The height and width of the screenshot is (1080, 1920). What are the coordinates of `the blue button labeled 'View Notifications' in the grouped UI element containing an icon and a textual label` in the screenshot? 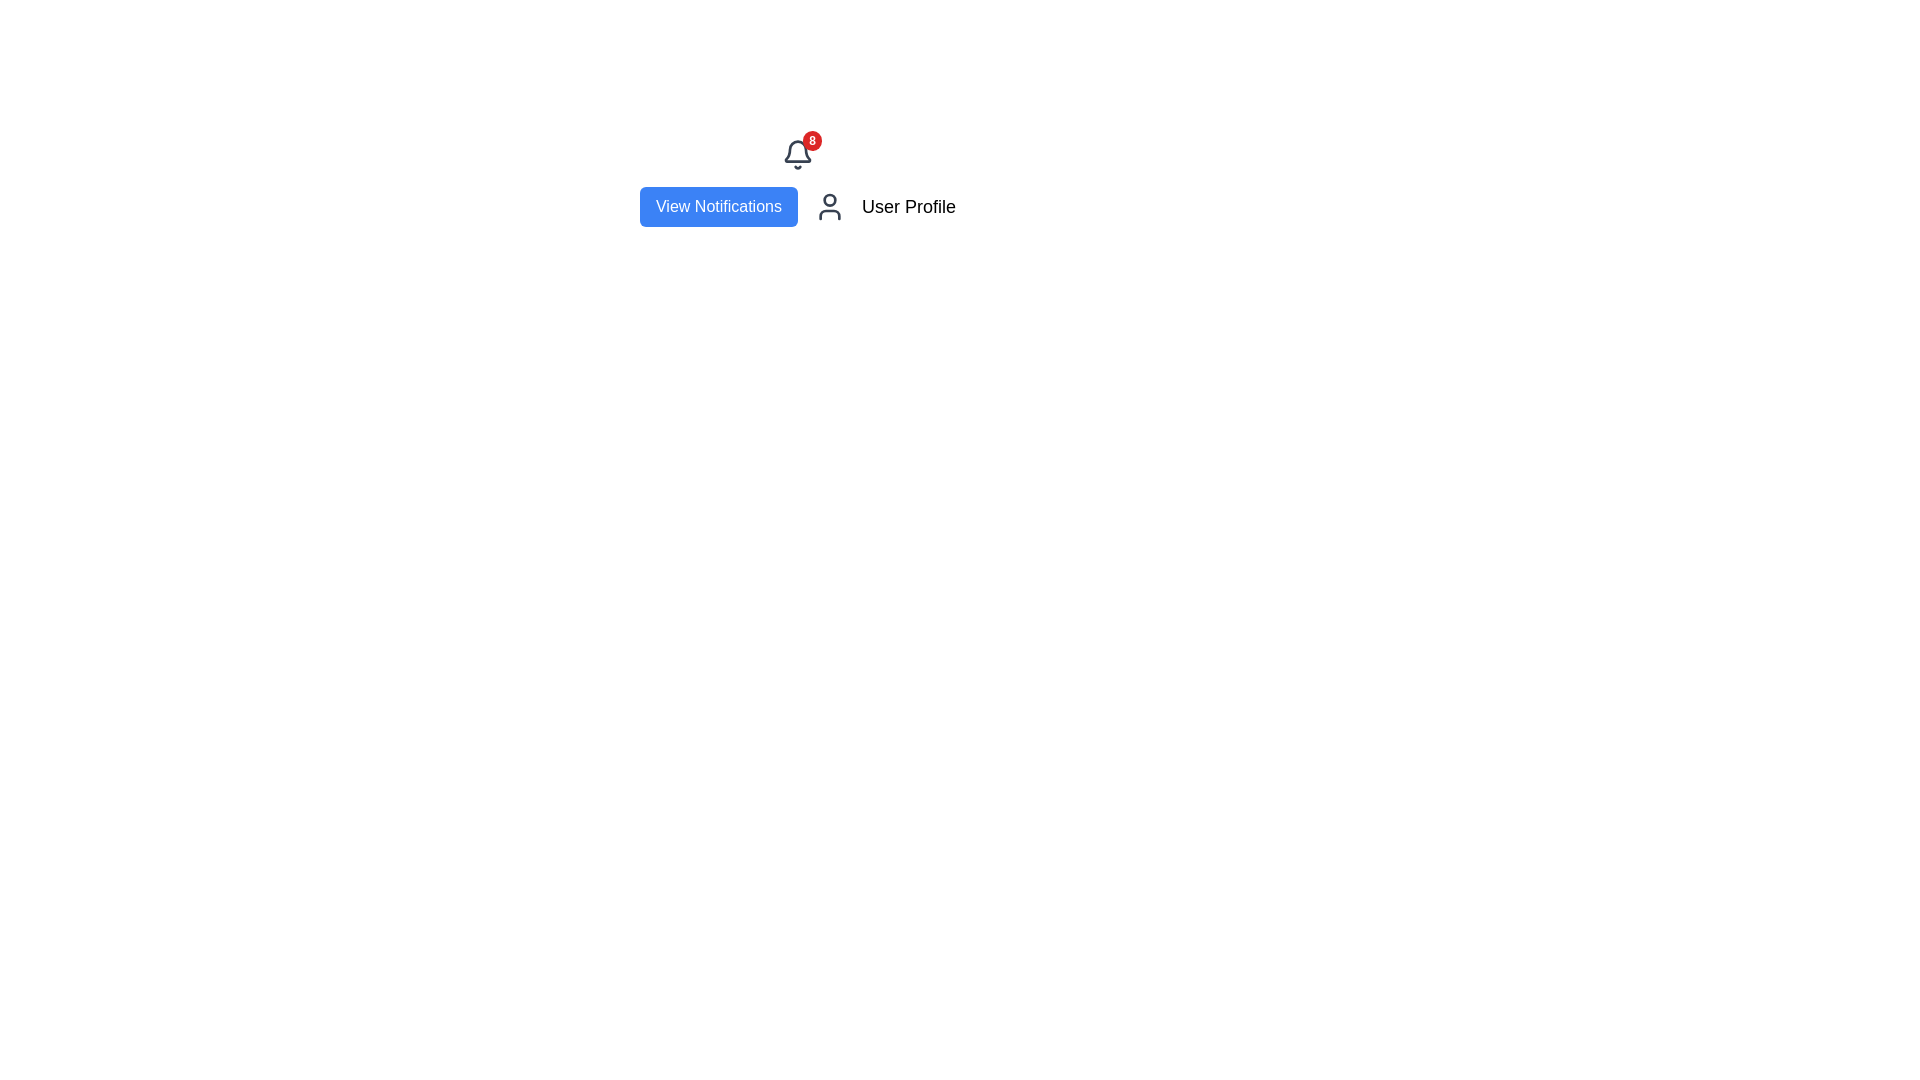 It's located at (796, 207).